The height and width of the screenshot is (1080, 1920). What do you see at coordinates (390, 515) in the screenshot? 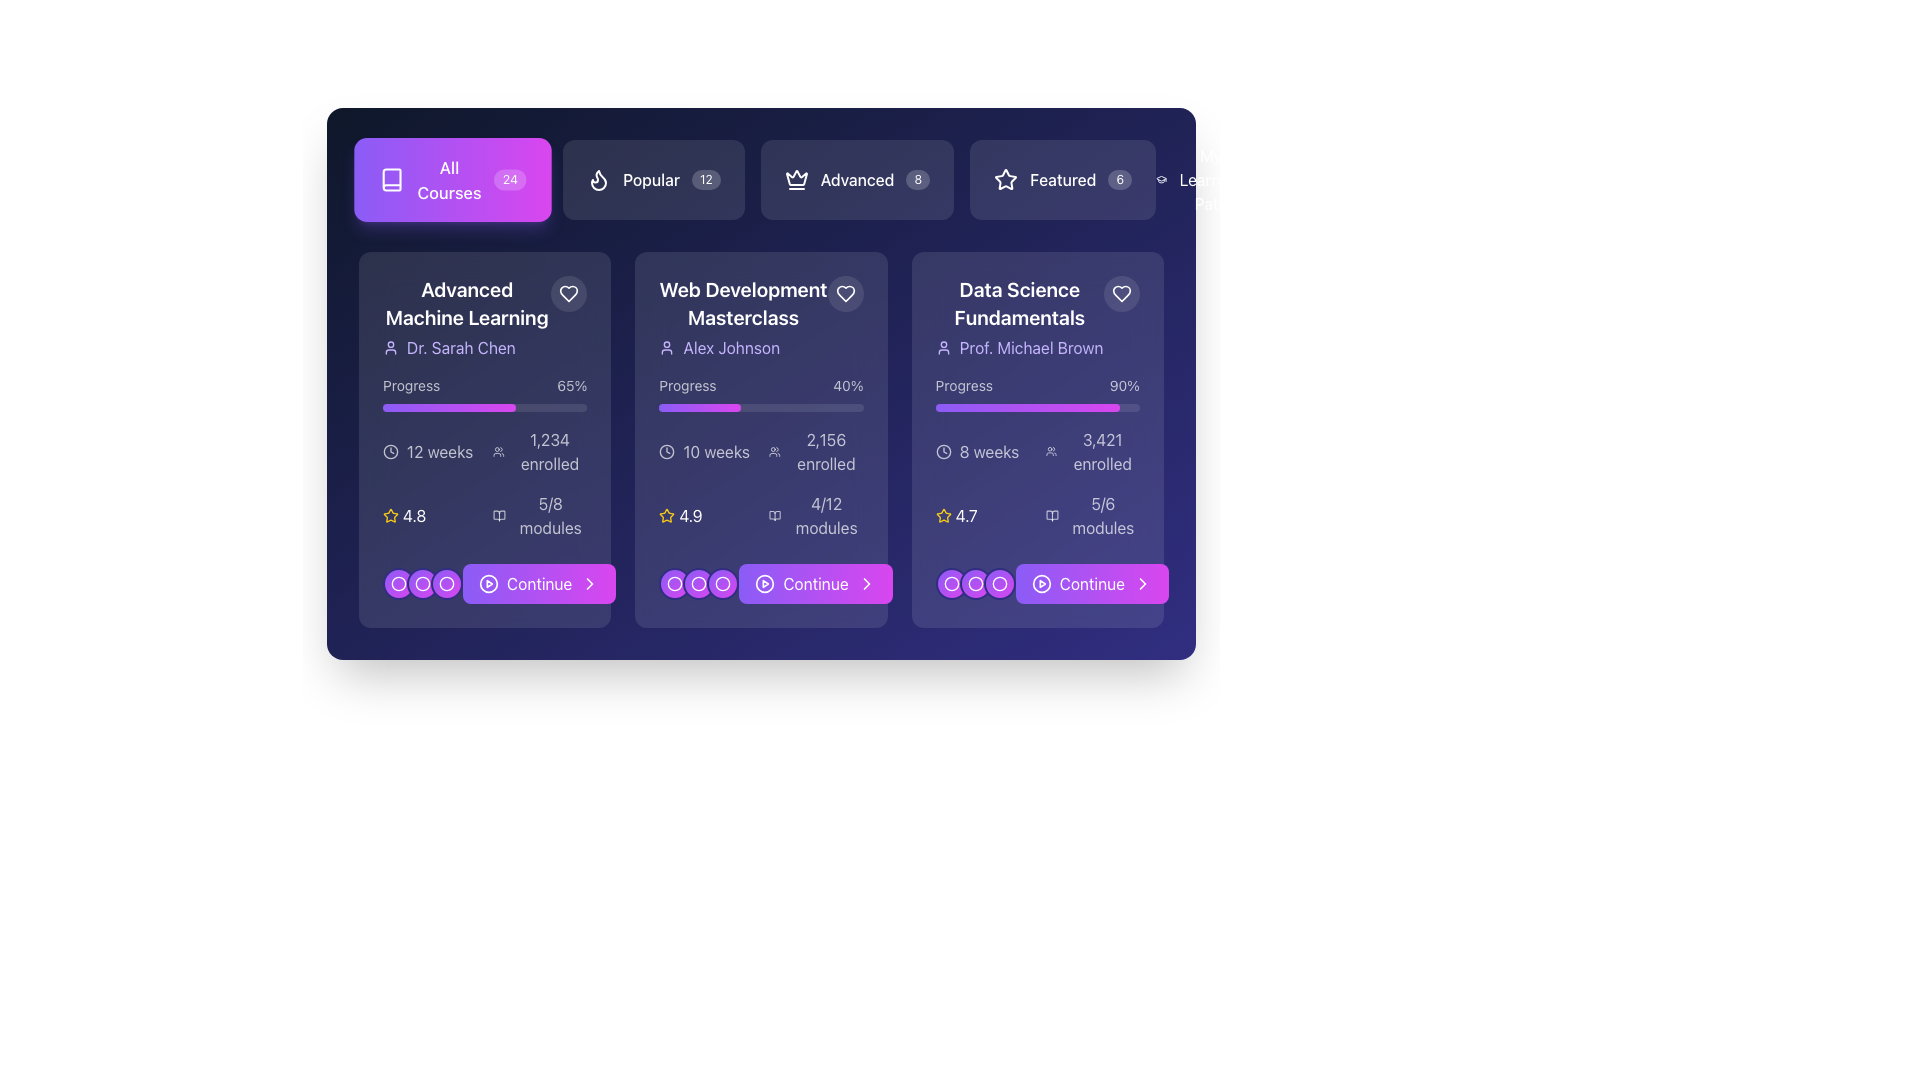
I see `the star icon located in the first card of the displayed list, adjacent to the text '4.8', to provide interaction feedback` at bounding box center [390, 515].